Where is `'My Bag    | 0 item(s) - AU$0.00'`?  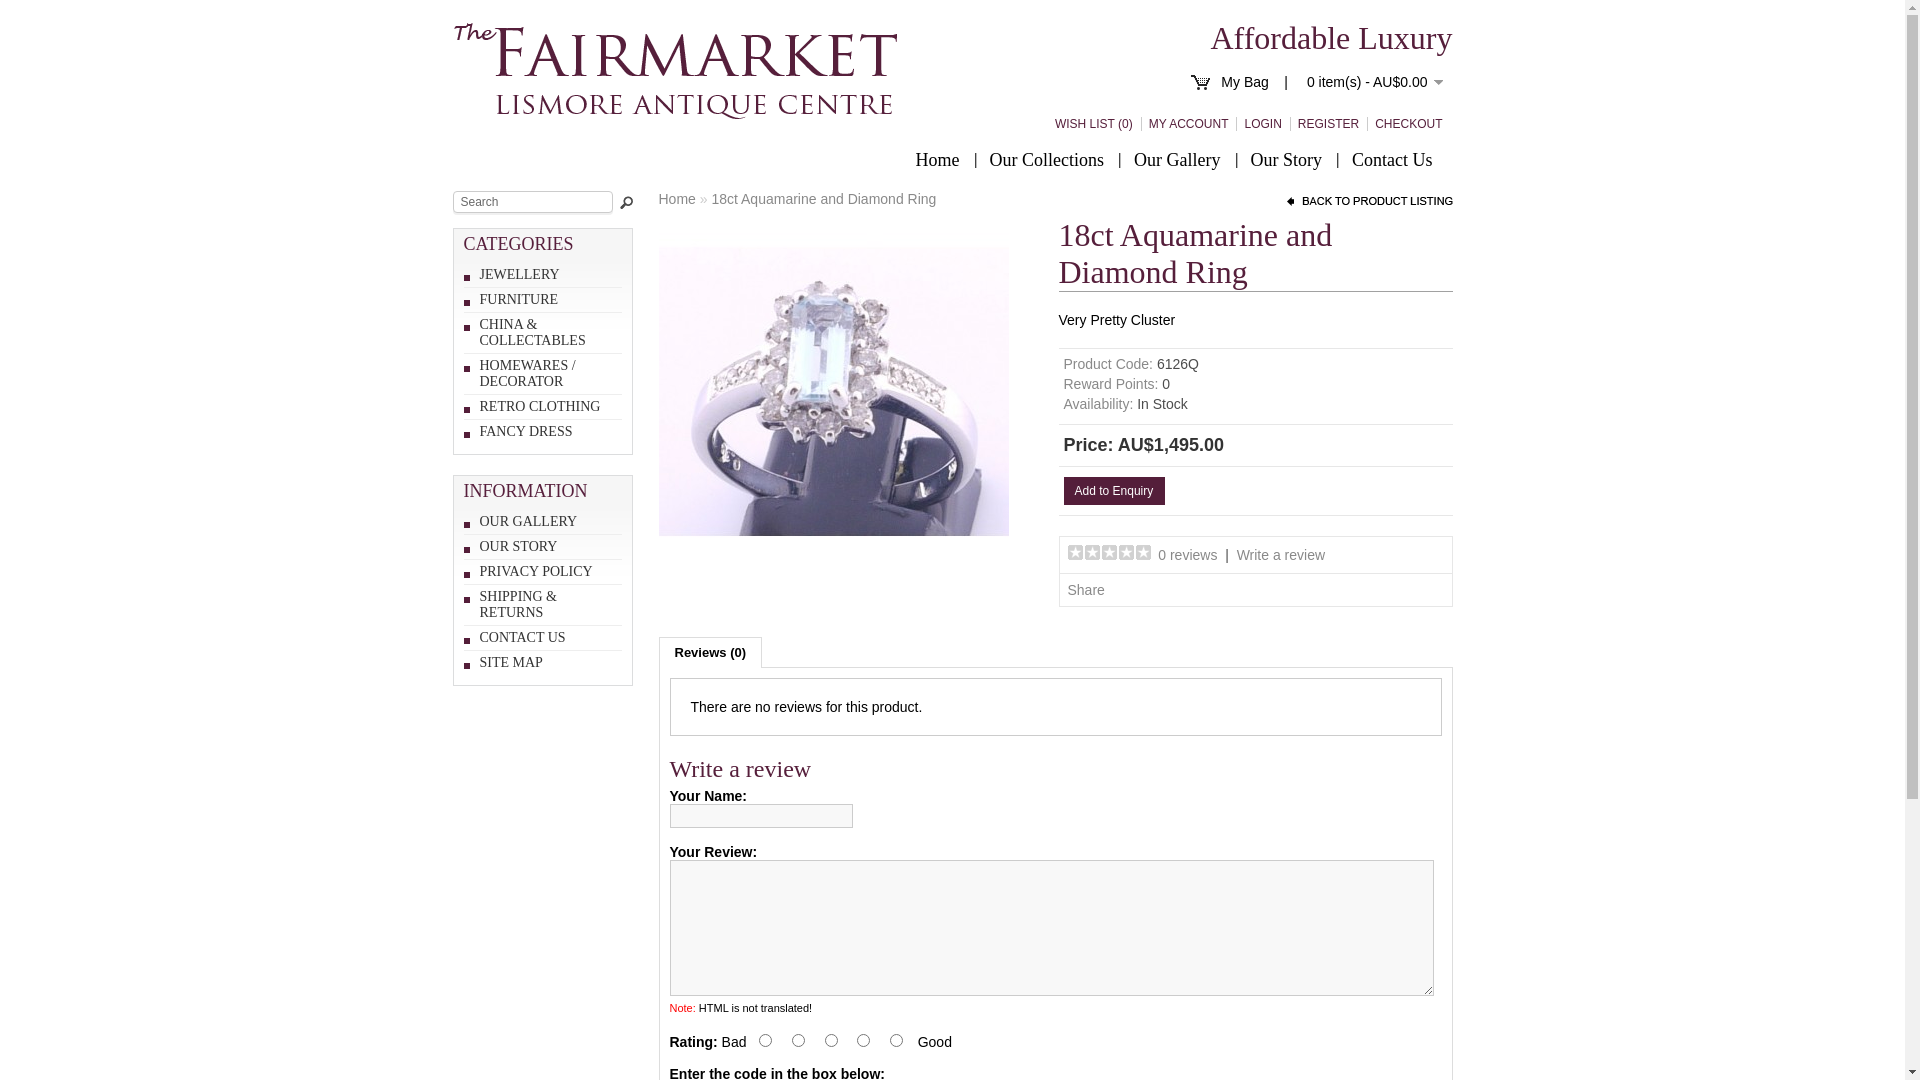 'My Bag    | 0 item(s) - AU$0.00' is located at coordinates (1331, 80).